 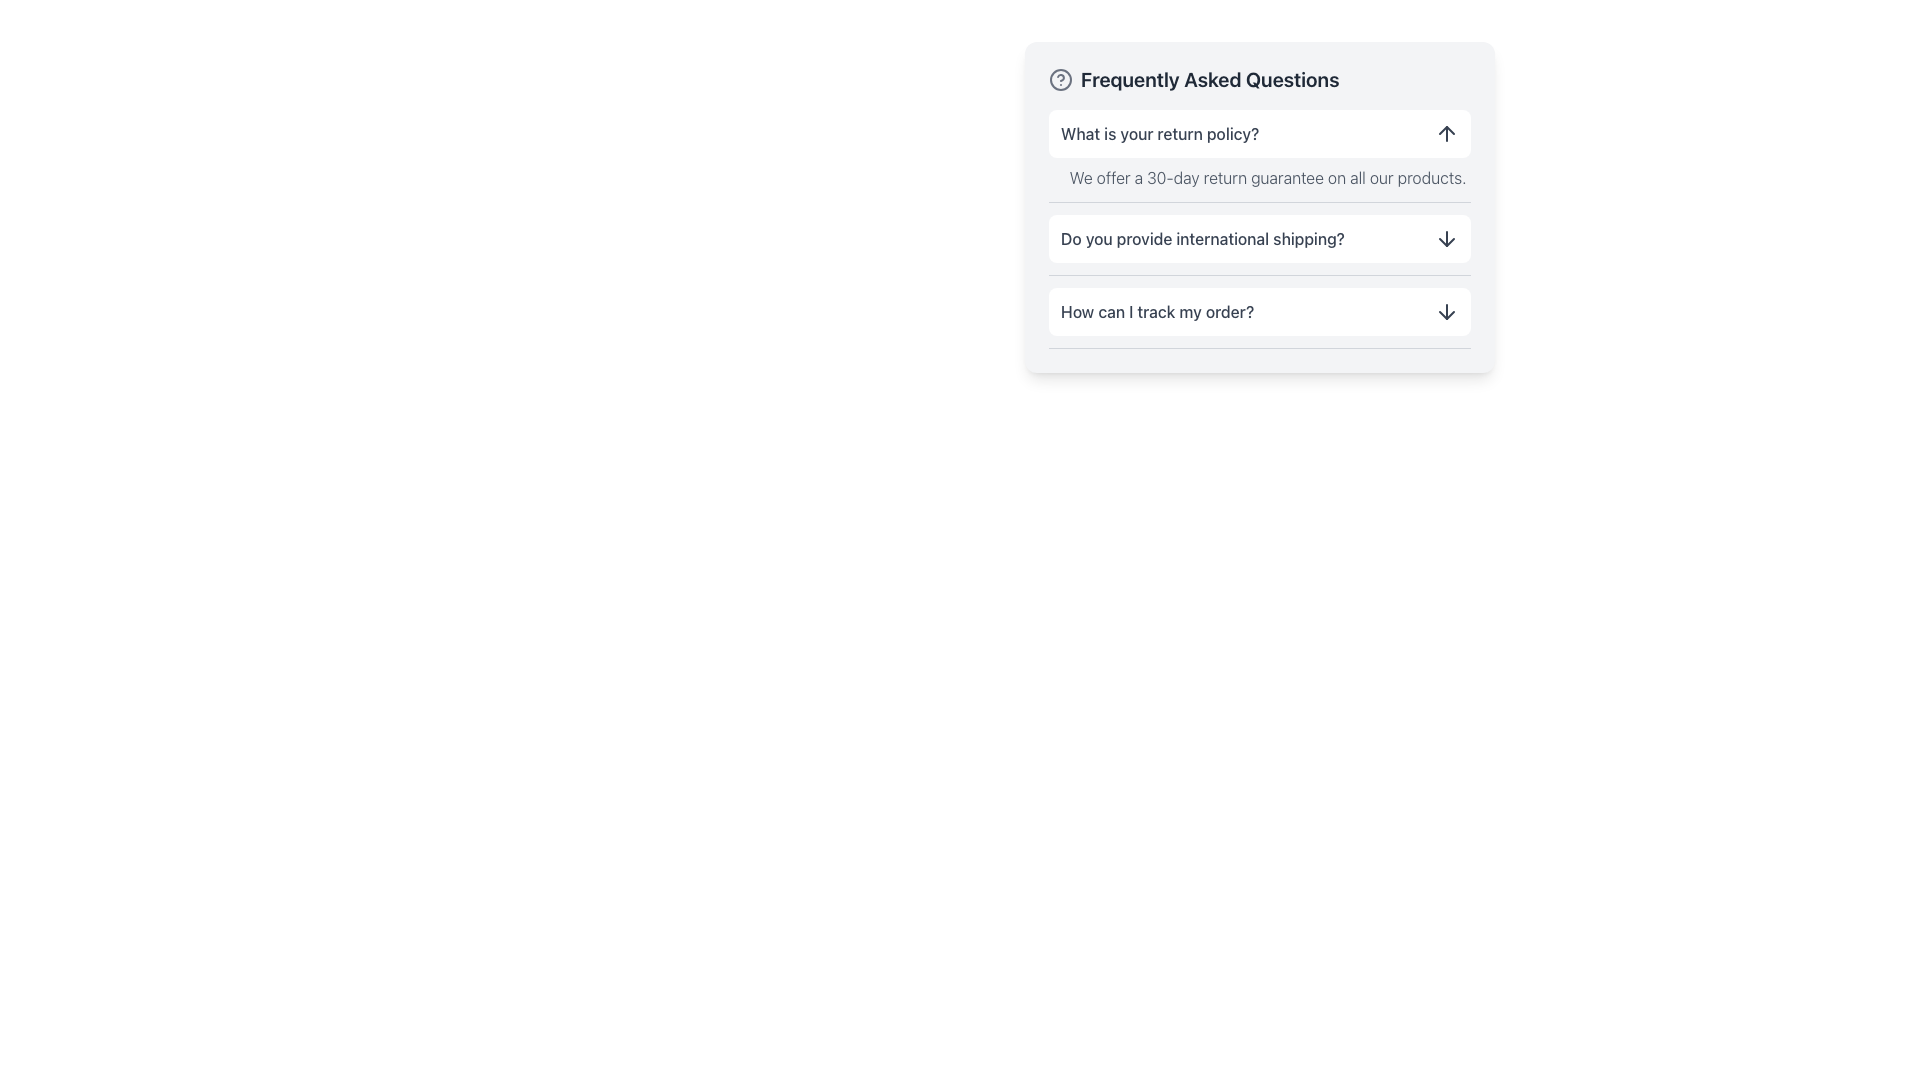 What do you see at coordinates (1258, 244) in the screenshot?
I see `the interactive text element labeled 'Do you provide international shipping?' which includes a downward pointing arrow icon, to potentially trigger a visual highlight or tooltip` at bounding box center [1258, 244].